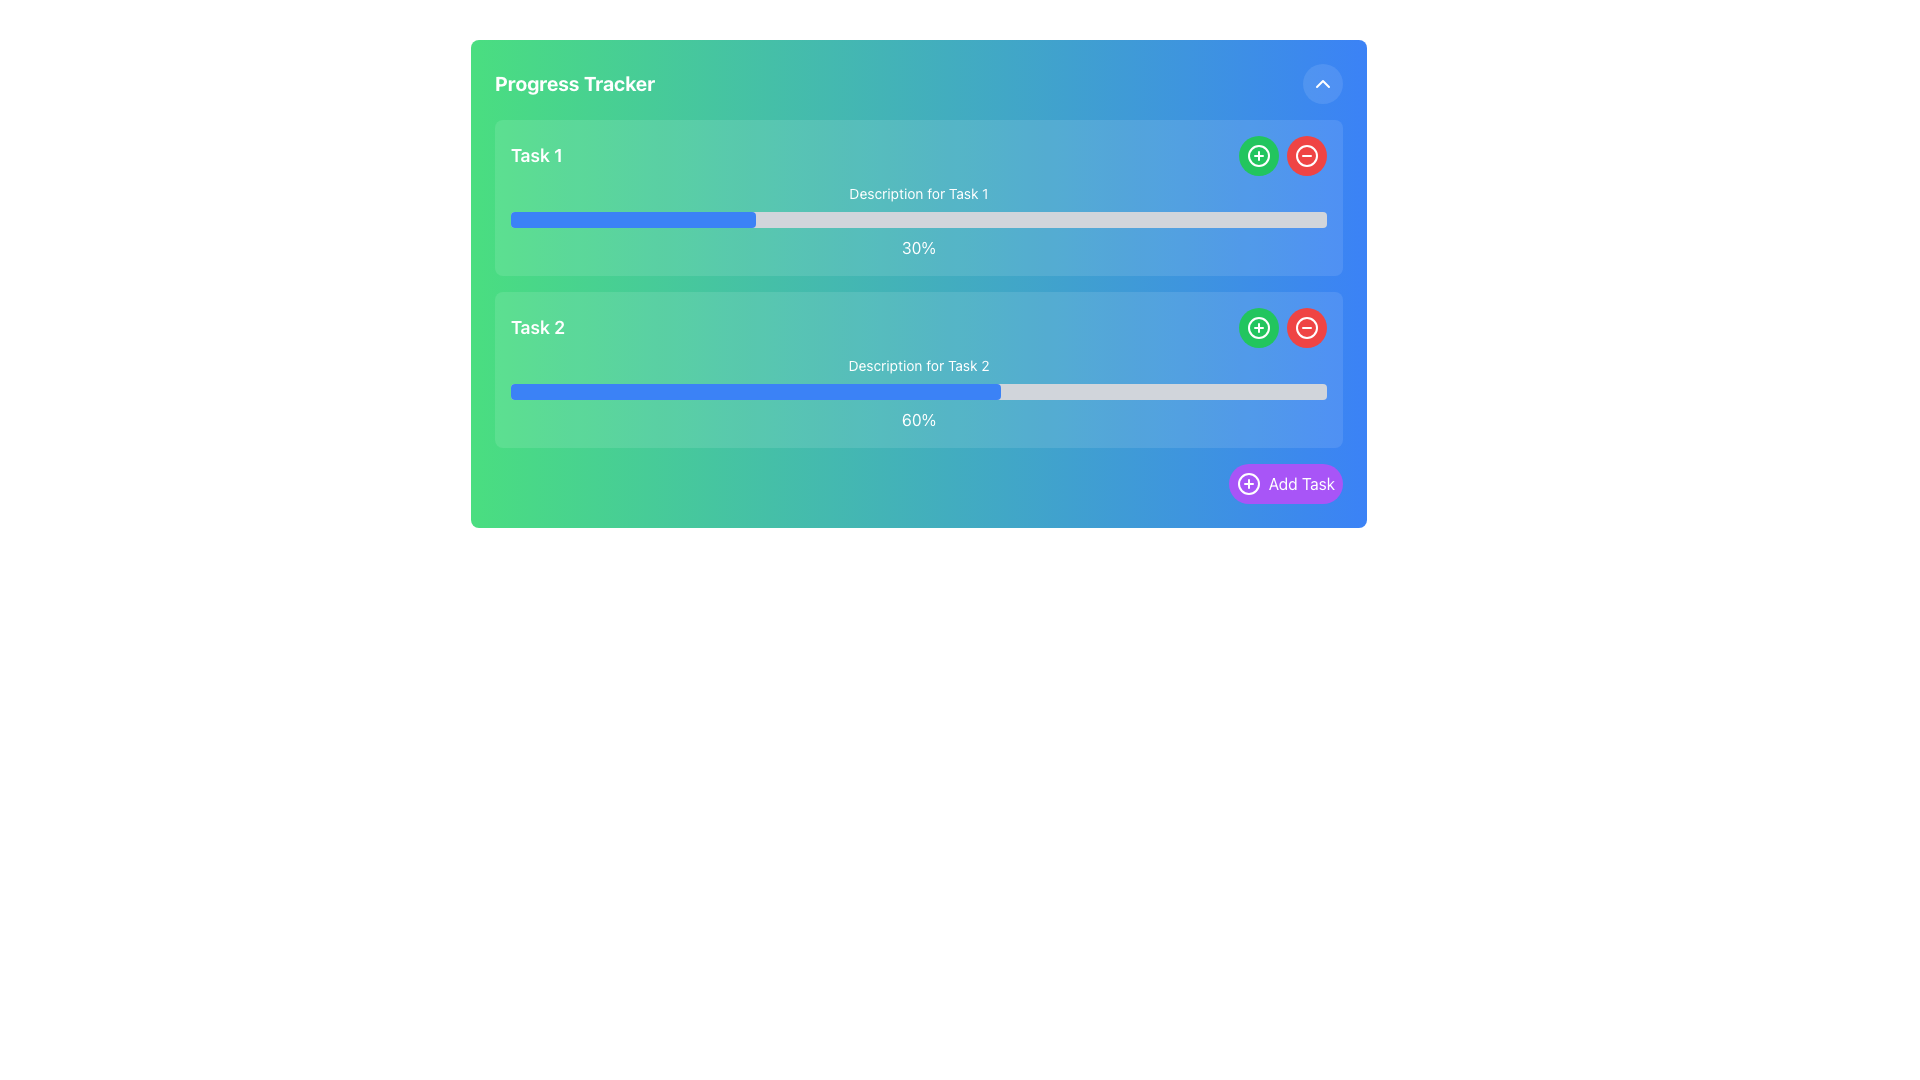 The image size is (1920, 1080). Describe the element at coordinates (1306, 326) in the screenshot. I see `the circular red button with a white border and subtraction symbol` at that location.